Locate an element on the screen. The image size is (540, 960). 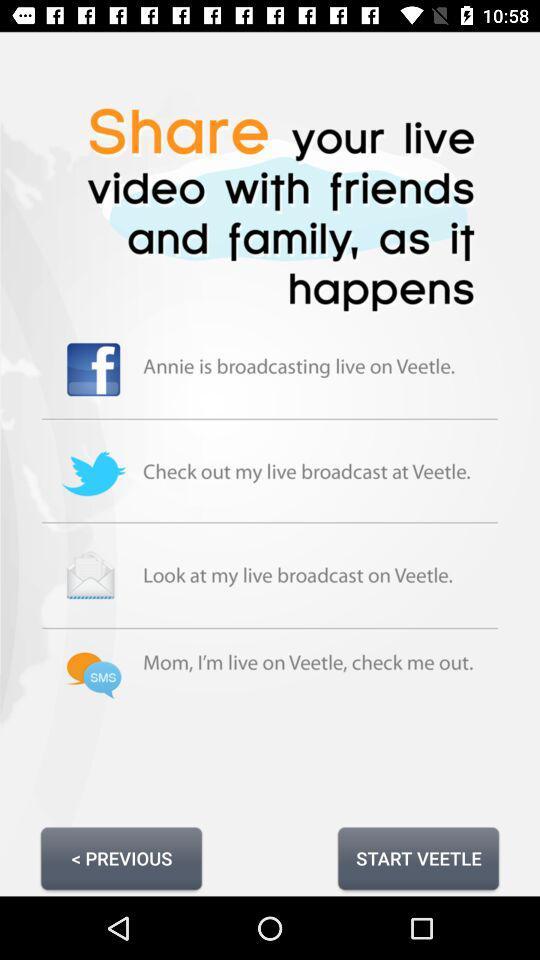
the < previous button is located at coordinates (121, 857).